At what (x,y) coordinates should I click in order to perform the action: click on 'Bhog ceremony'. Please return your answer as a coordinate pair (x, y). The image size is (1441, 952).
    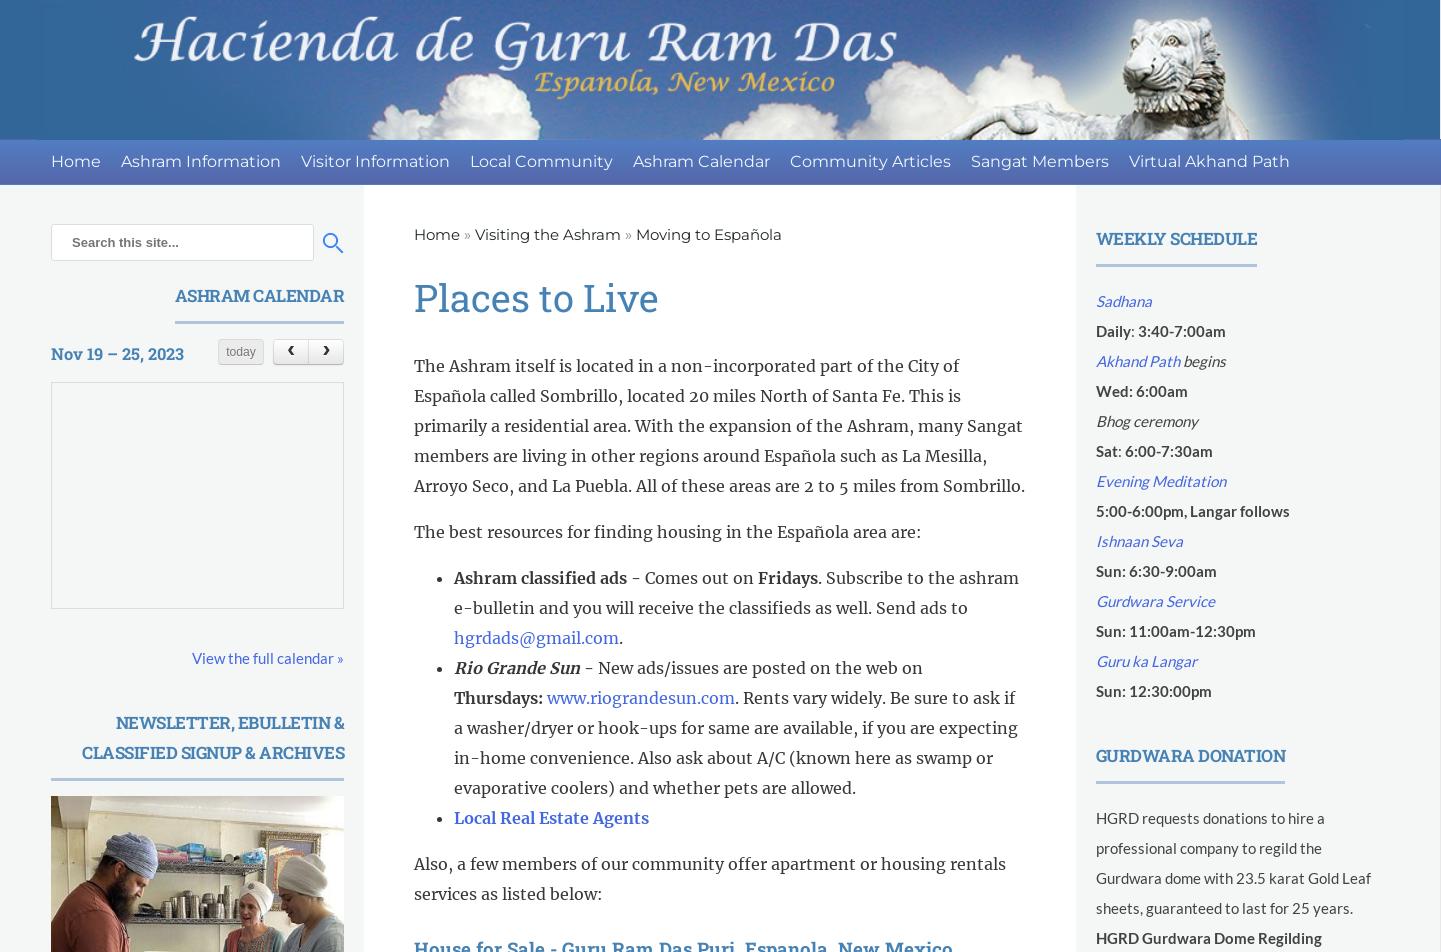
    Looking at the image, I should click on (1145, 420).